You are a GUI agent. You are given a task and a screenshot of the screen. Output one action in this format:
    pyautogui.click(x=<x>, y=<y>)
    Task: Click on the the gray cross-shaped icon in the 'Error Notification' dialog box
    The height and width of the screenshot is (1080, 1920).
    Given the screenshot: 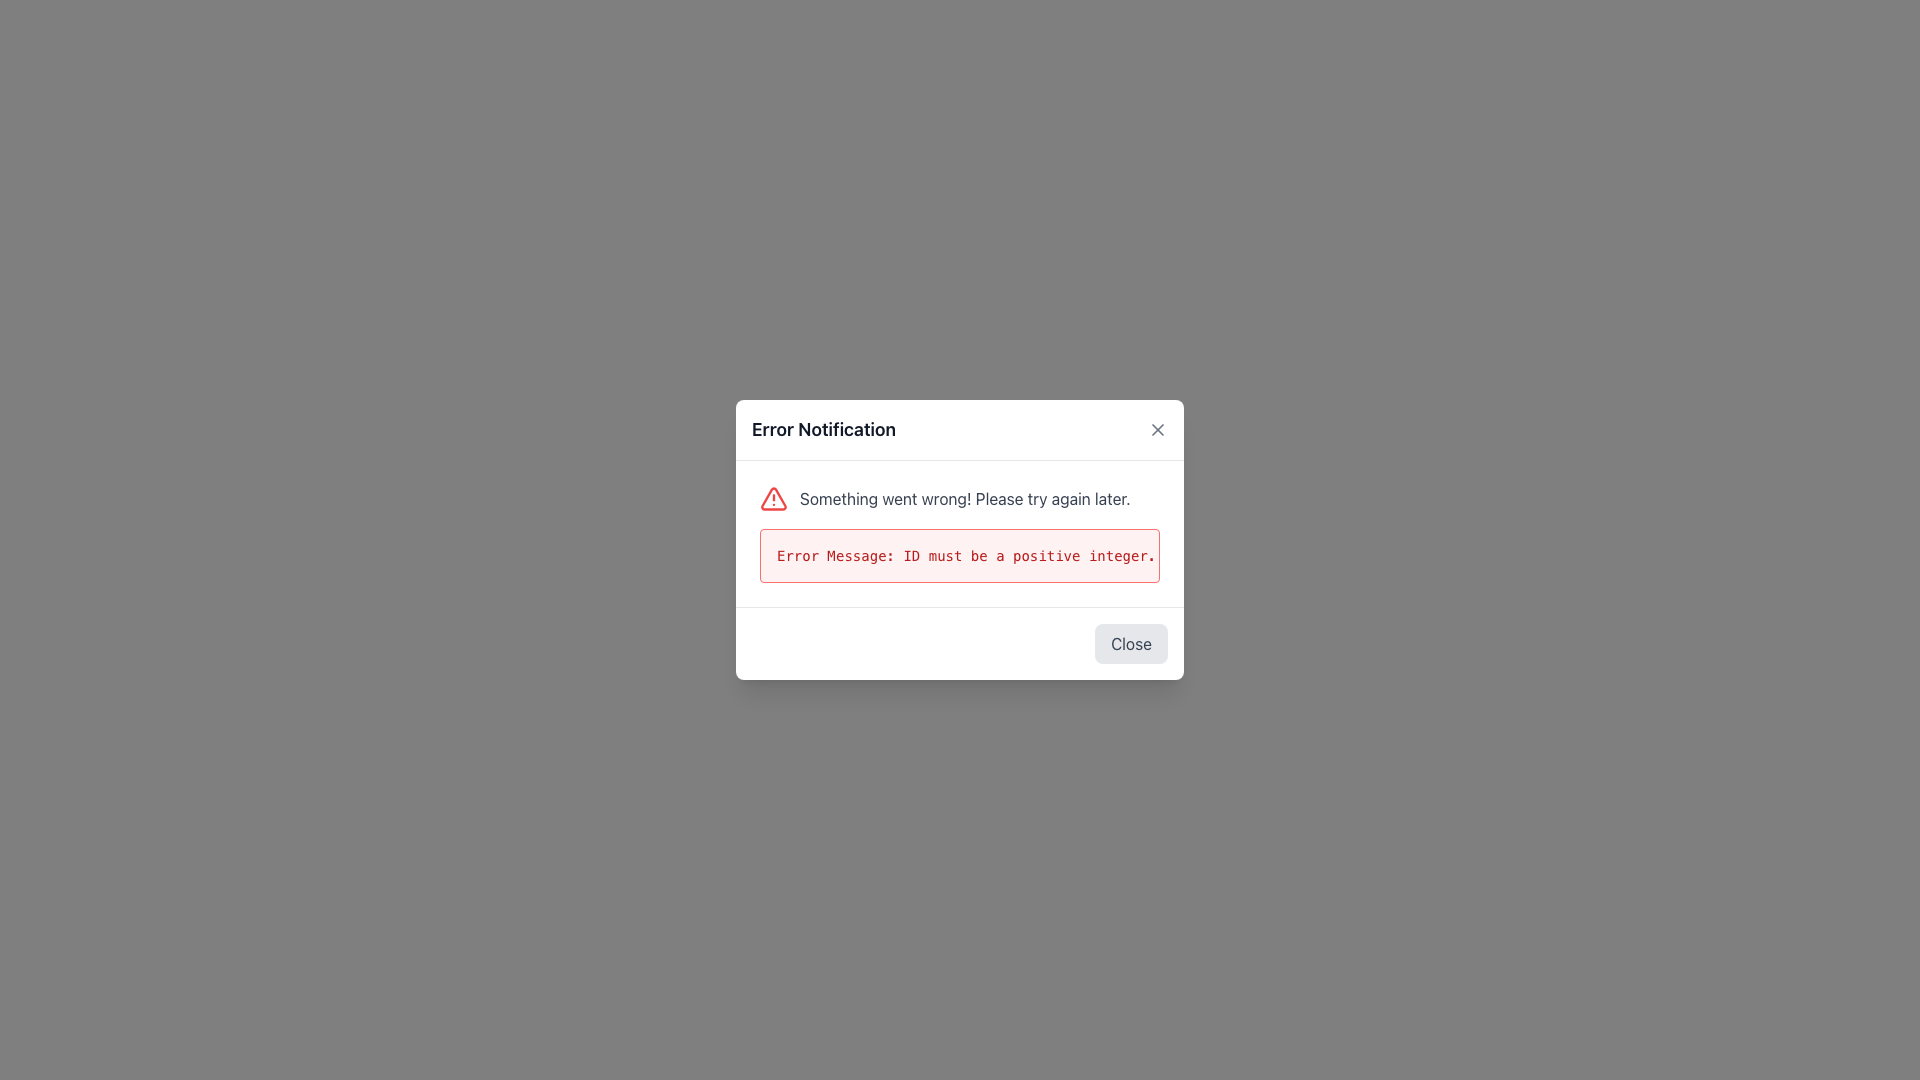 What is the action you would take?
    pyautogui.click(x=1157, y=428)
    